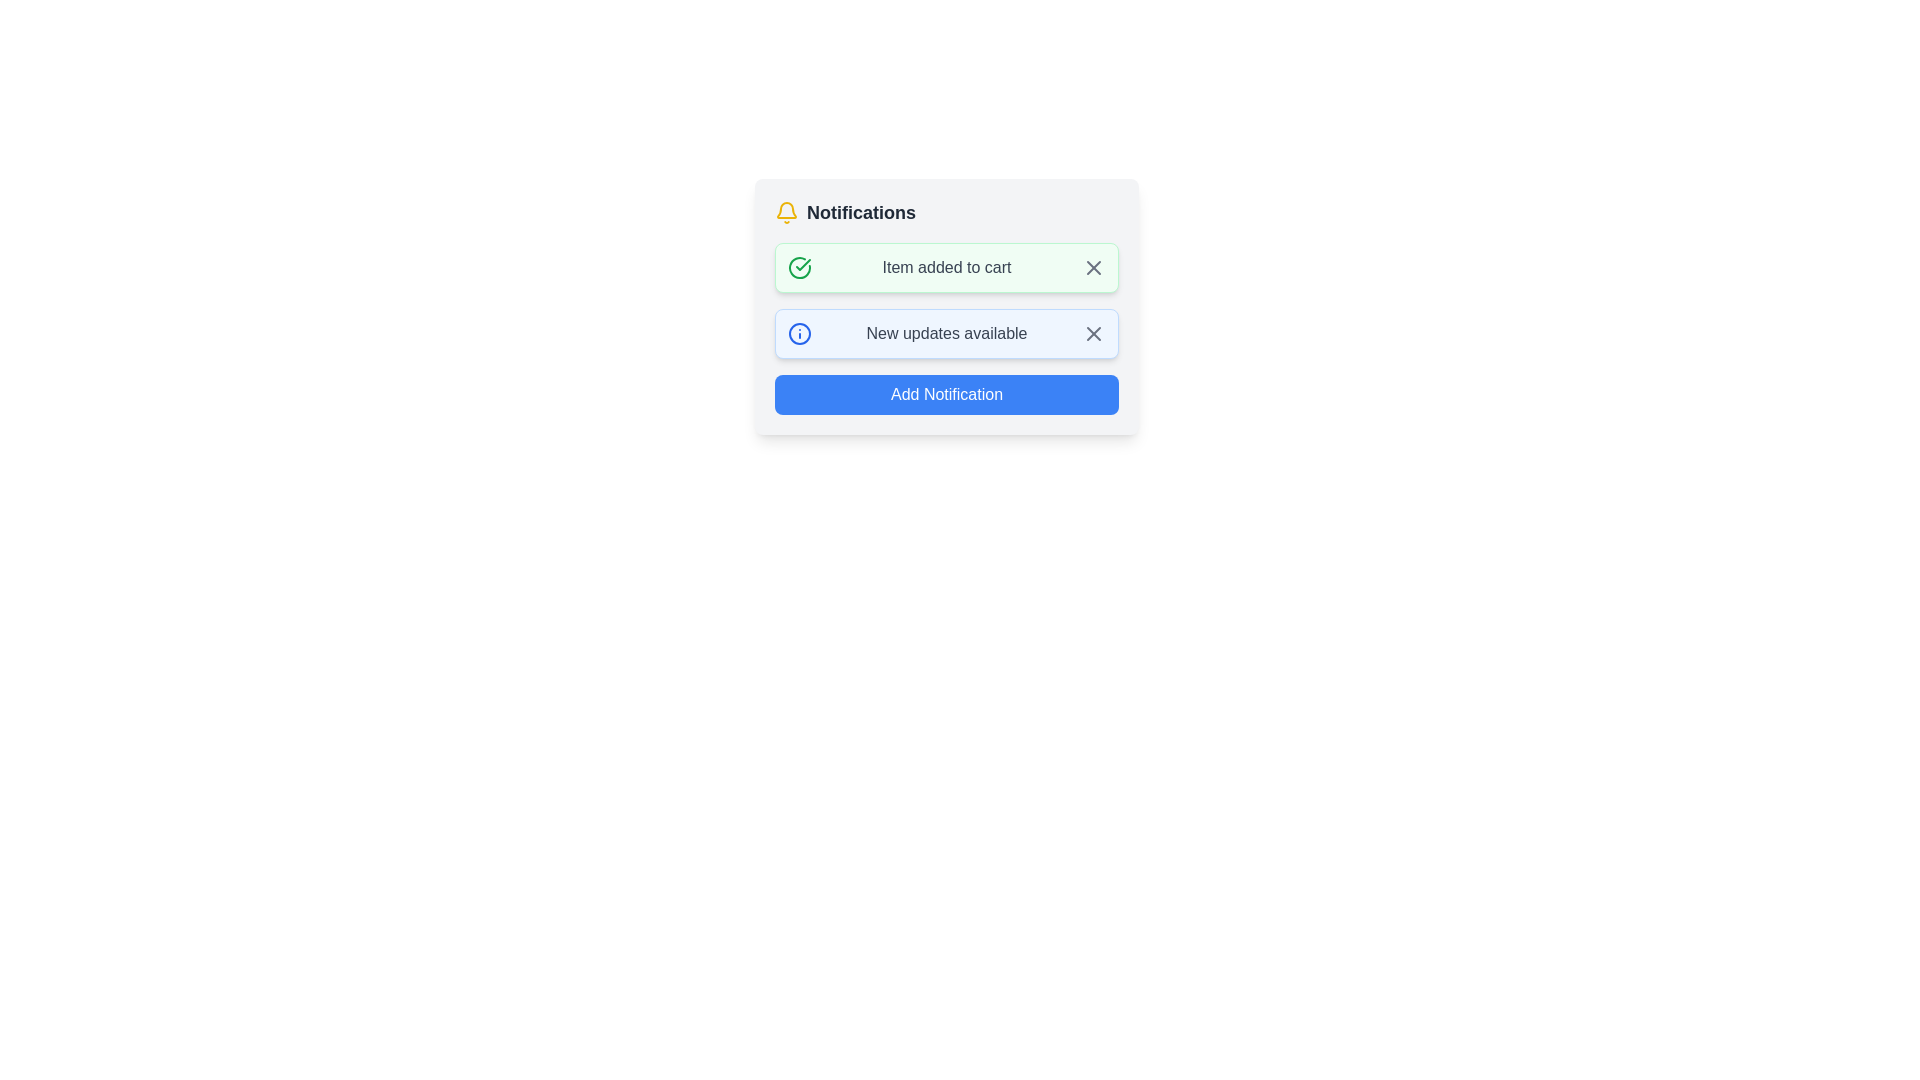 Image resolution: width=1920 pixels, height=1080 pixels. What do you see at coordinates (945, 394) in the screenshot?
I see `the 'Add Notification' button, which is a rectangular button with rounded corners and a blue background, located at the bottom of the notifications card` at bounding box center [945, 394].